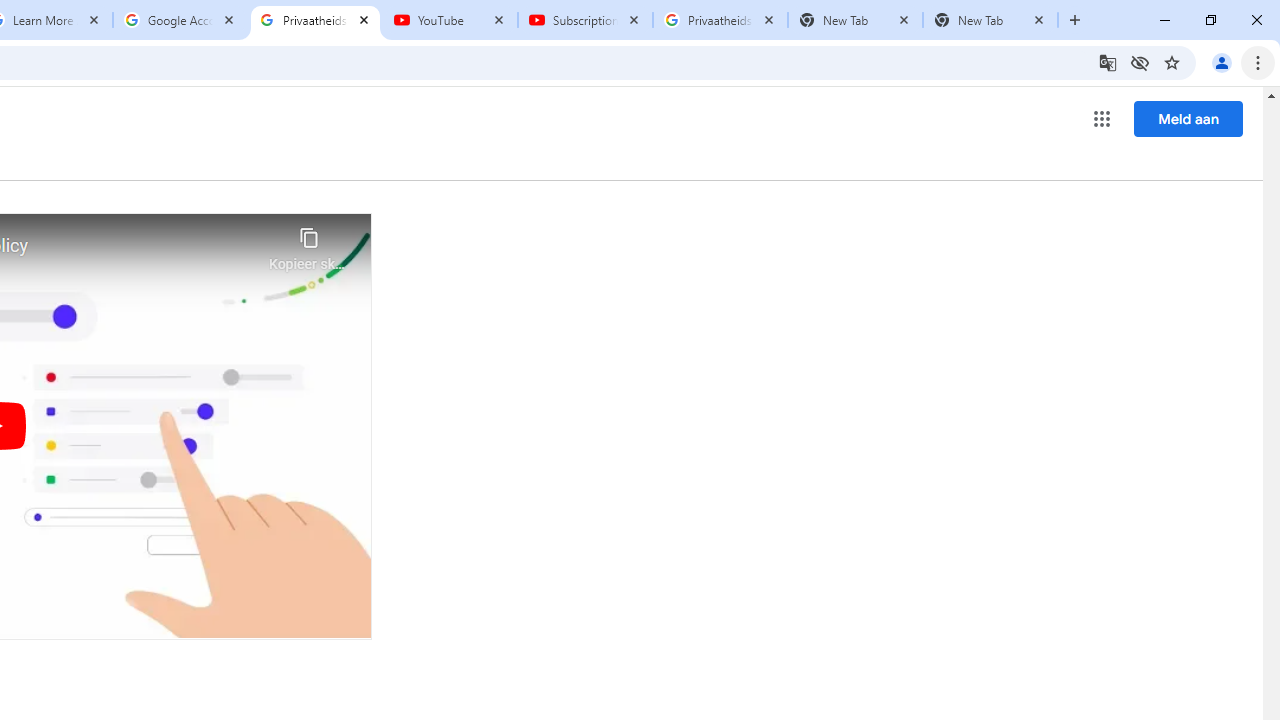  What do you see at coordinates (1106, 61) in the screenshot?
I see `'Translate this page'` at bounding box center [1106, 61].